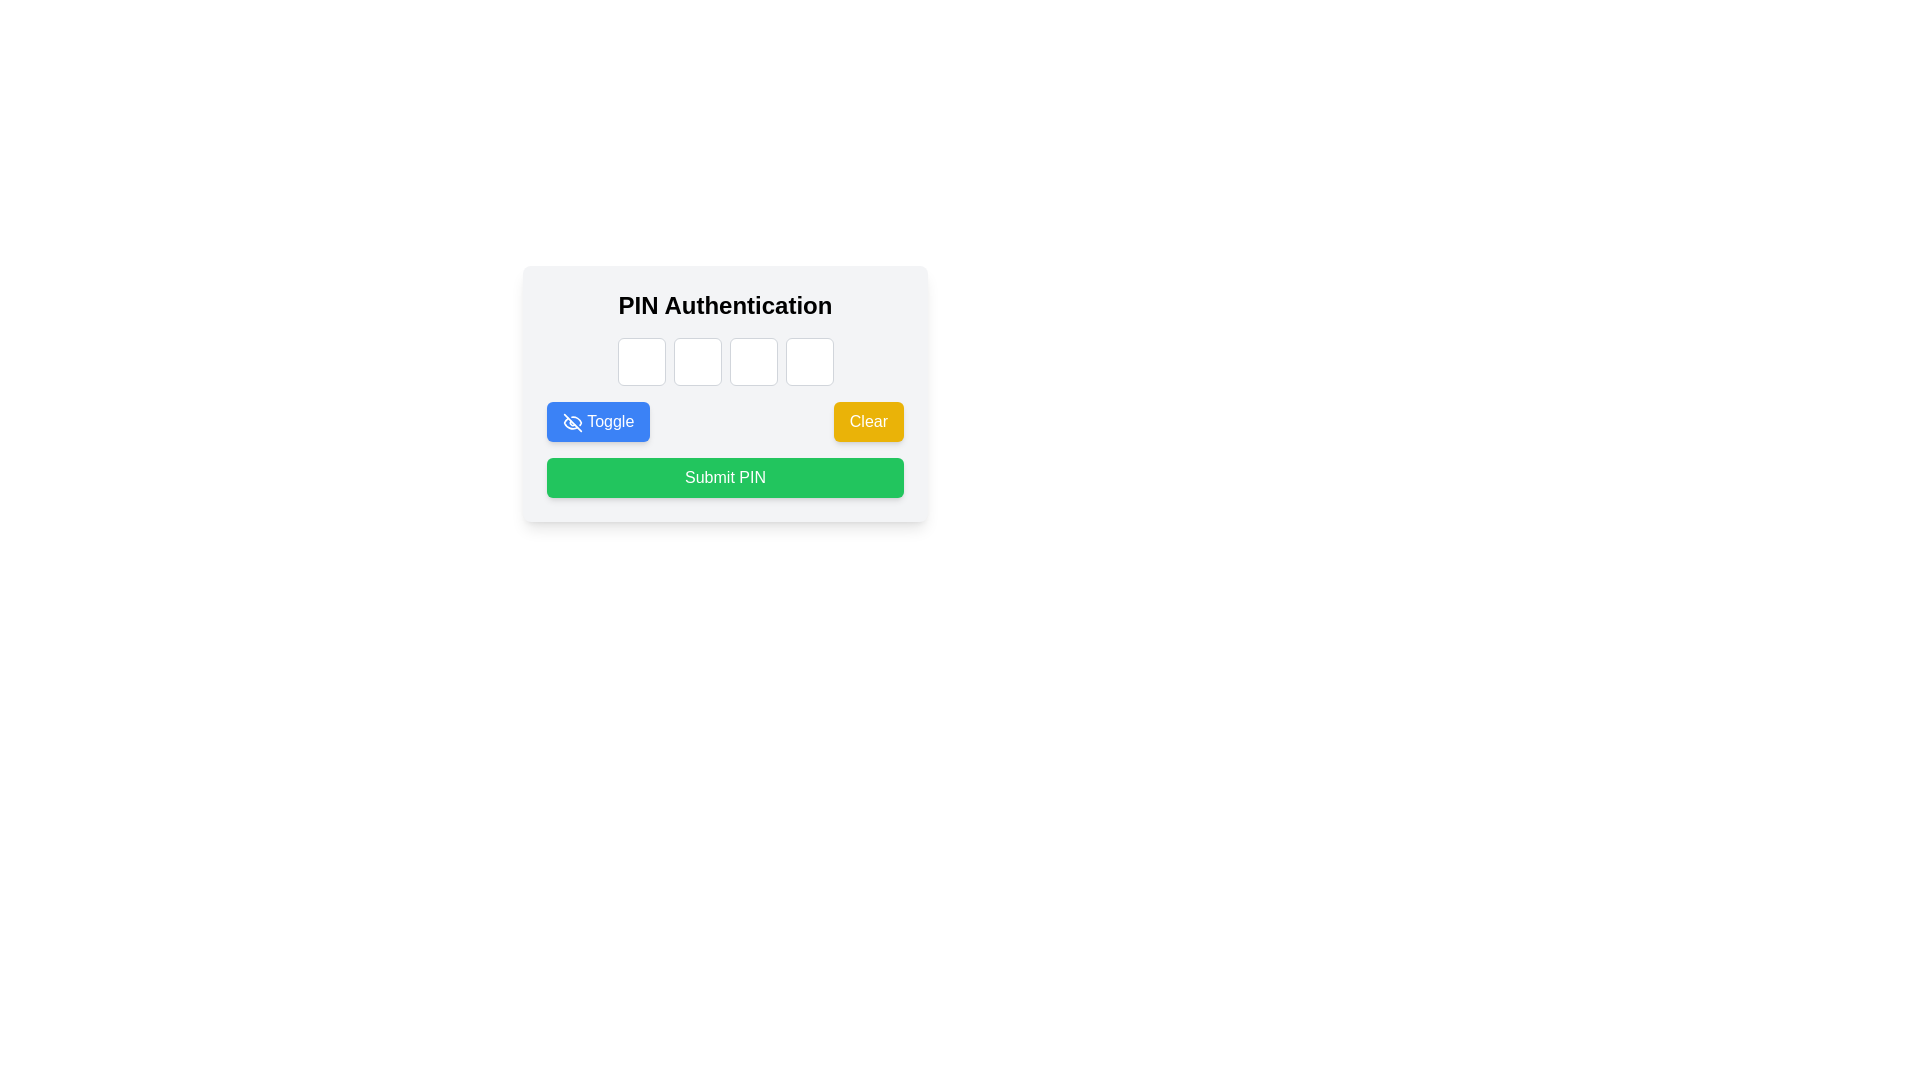  Describe the element at coordinates (724, 478) in the screenshot. I see `the vibrant green 'Submit PIN' button located below the PIN input fields` at that location.